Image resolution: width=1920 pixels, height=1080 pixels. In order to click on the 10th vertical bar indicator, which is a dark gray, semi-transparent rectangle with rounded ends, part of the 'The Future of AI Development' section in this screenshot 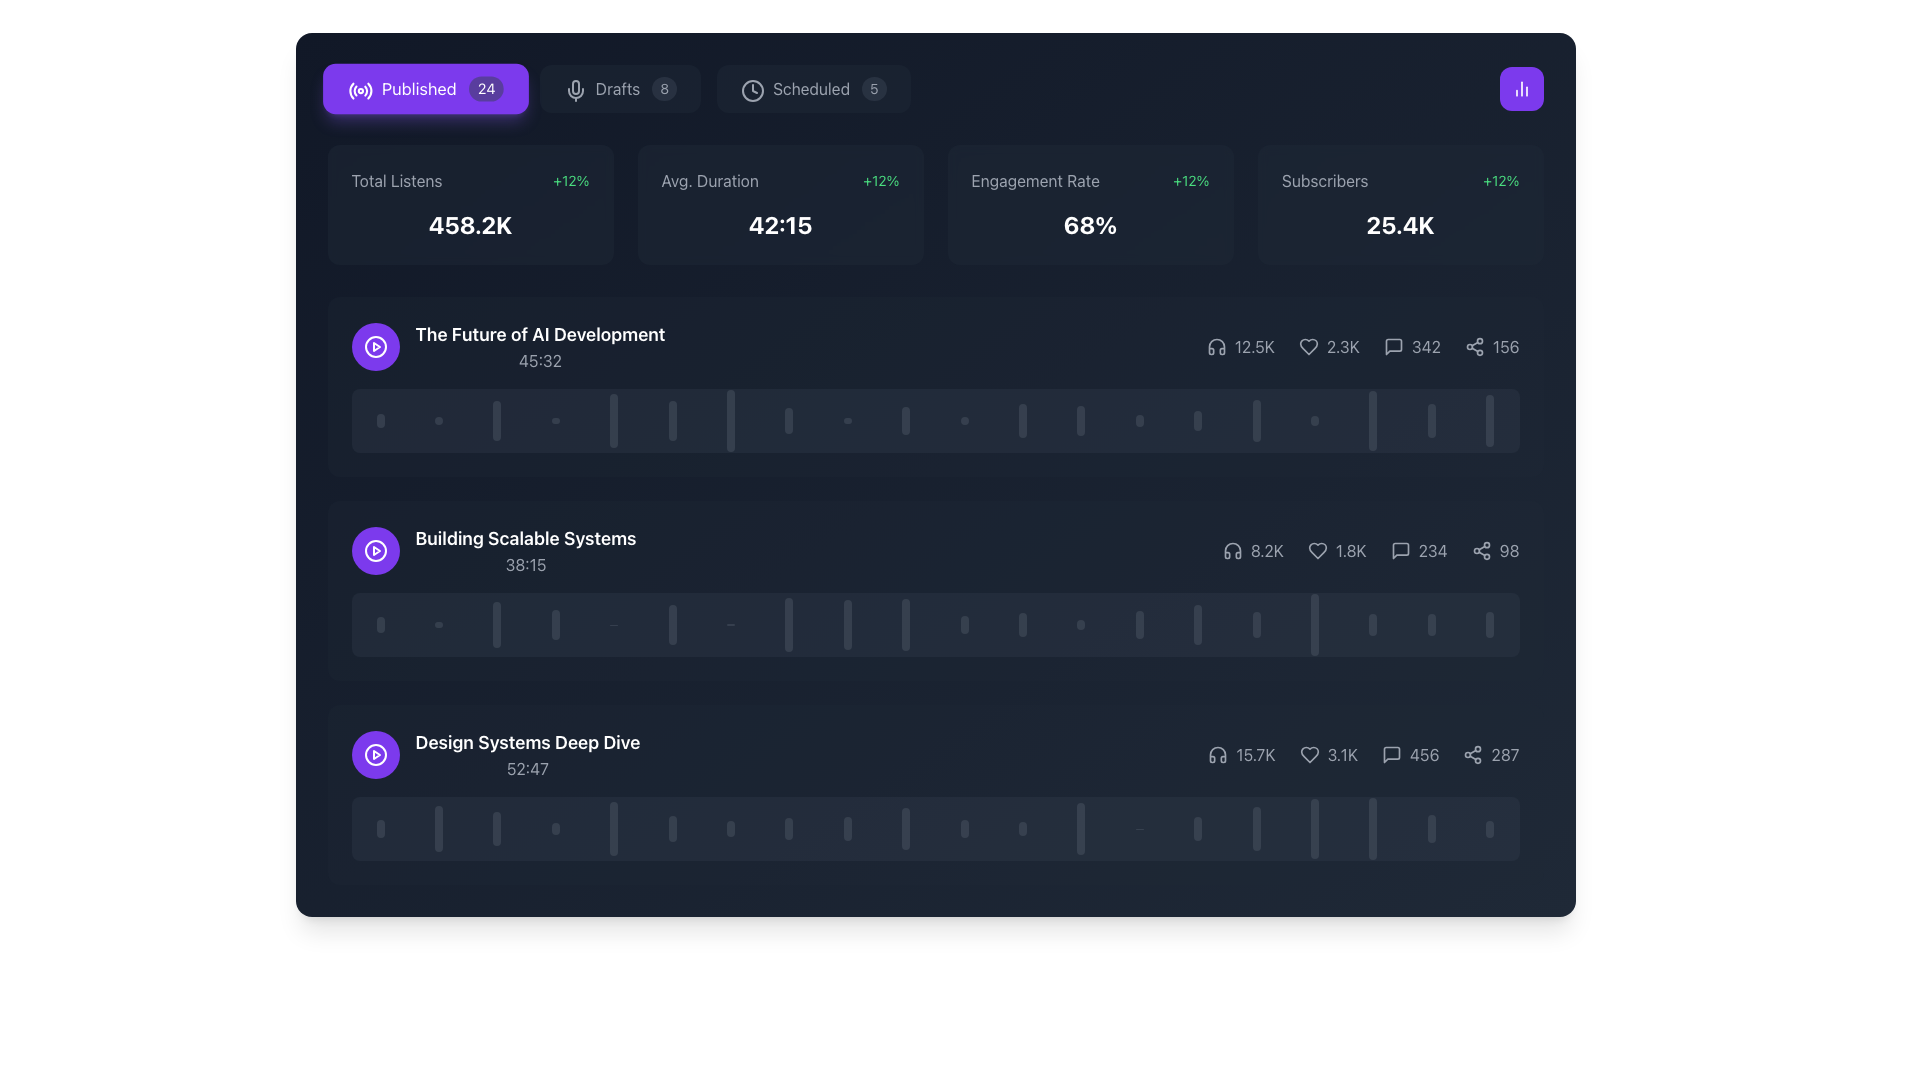, I will do `click(905, 419)`.